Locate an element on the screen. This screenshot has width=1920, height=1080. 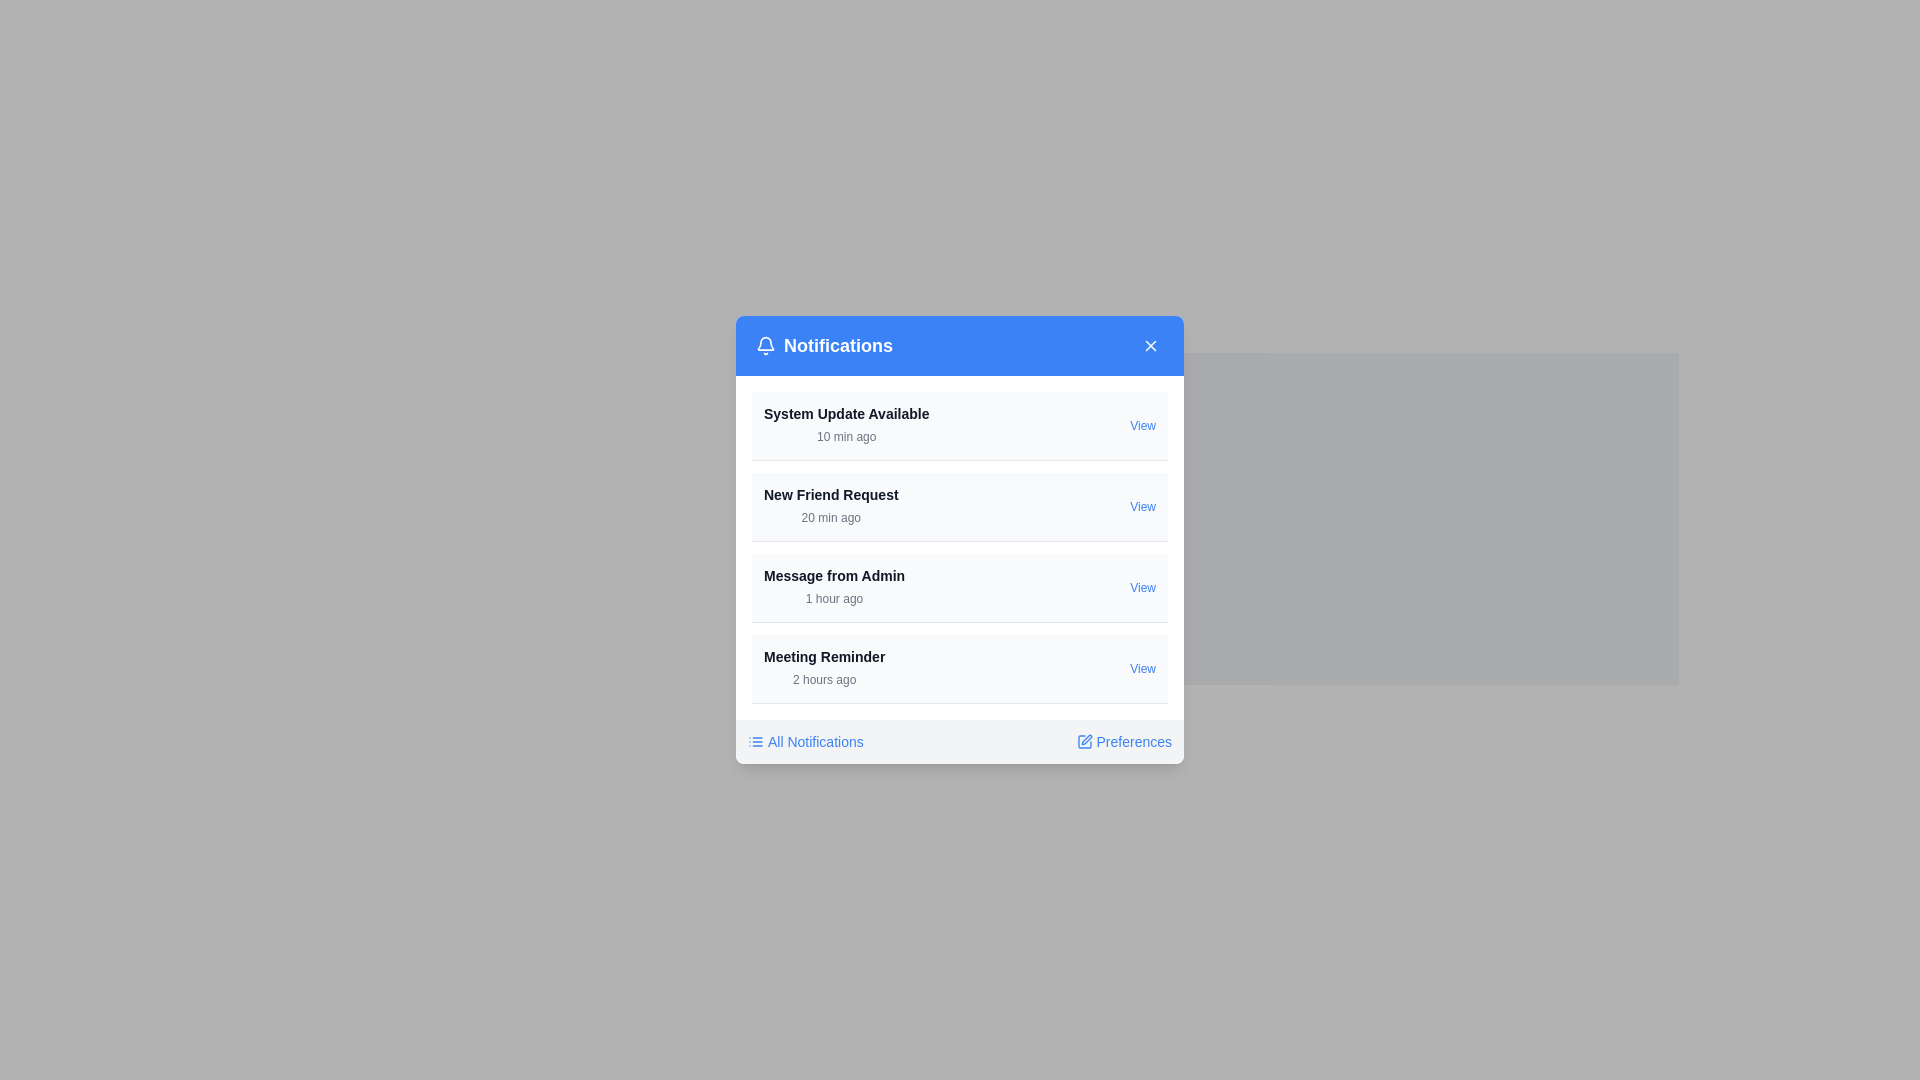
the link is located at coordinates (1123, 741).